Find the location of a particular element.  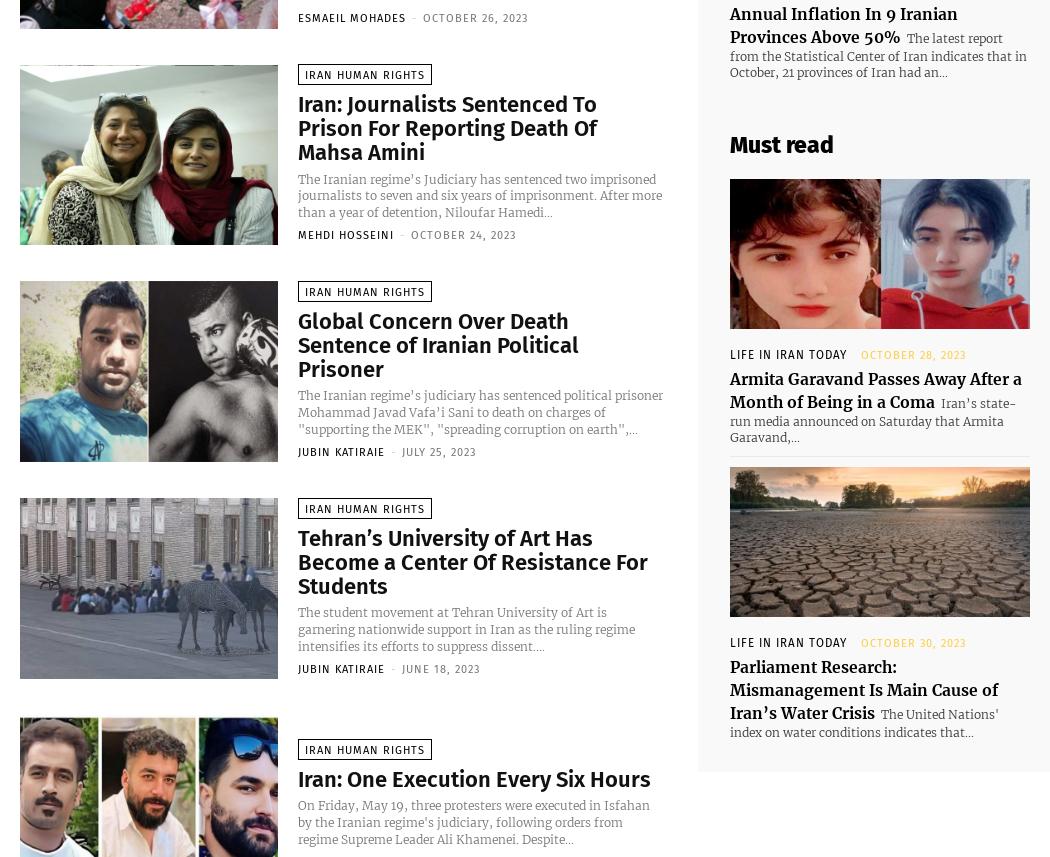

'Tehran’s University of Art Has Become a Center Of Resistance For Students' is located at coordinates (473, 565).